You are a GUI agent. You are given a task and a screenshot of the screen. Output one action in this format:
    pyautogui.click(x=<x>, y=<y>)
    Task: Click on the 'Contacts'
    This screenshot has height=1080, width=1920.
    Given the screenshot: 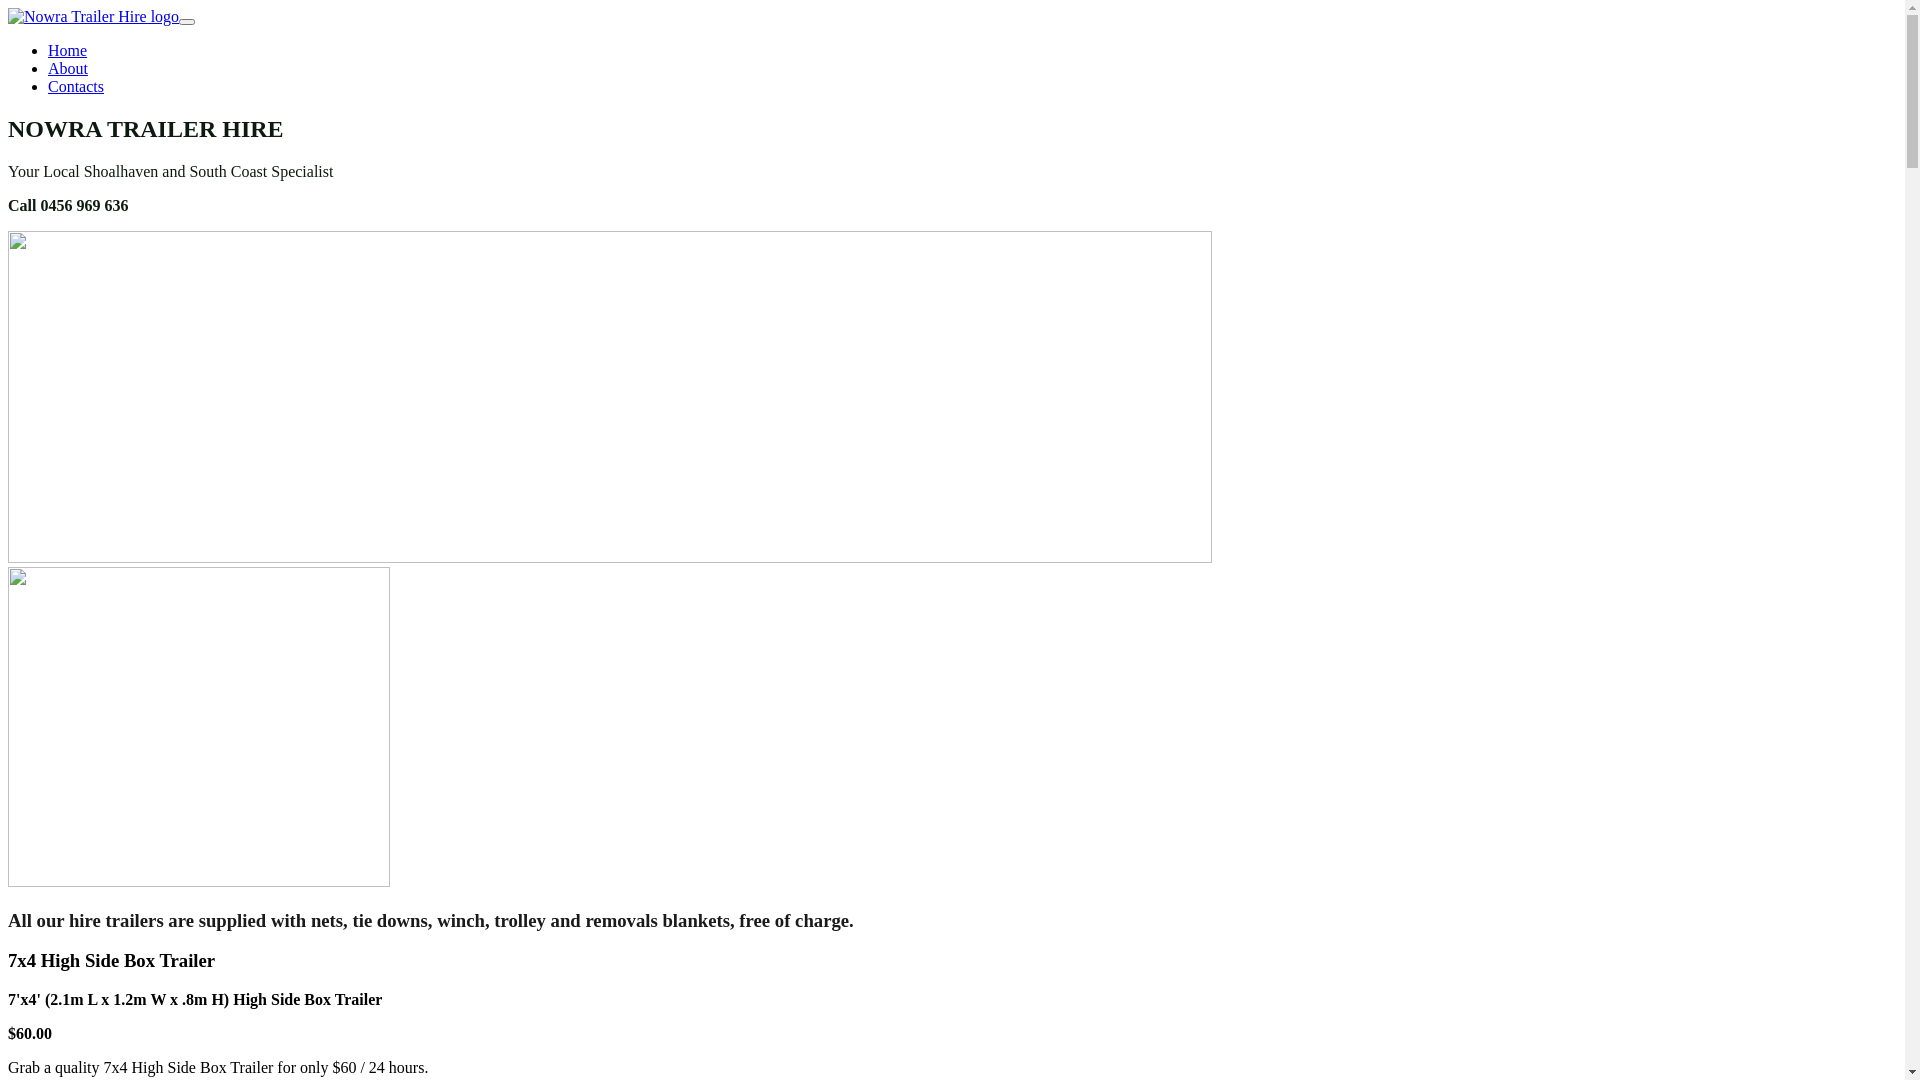 What is the action you would take?
    pyautogui.click(x=76, y=85)
    